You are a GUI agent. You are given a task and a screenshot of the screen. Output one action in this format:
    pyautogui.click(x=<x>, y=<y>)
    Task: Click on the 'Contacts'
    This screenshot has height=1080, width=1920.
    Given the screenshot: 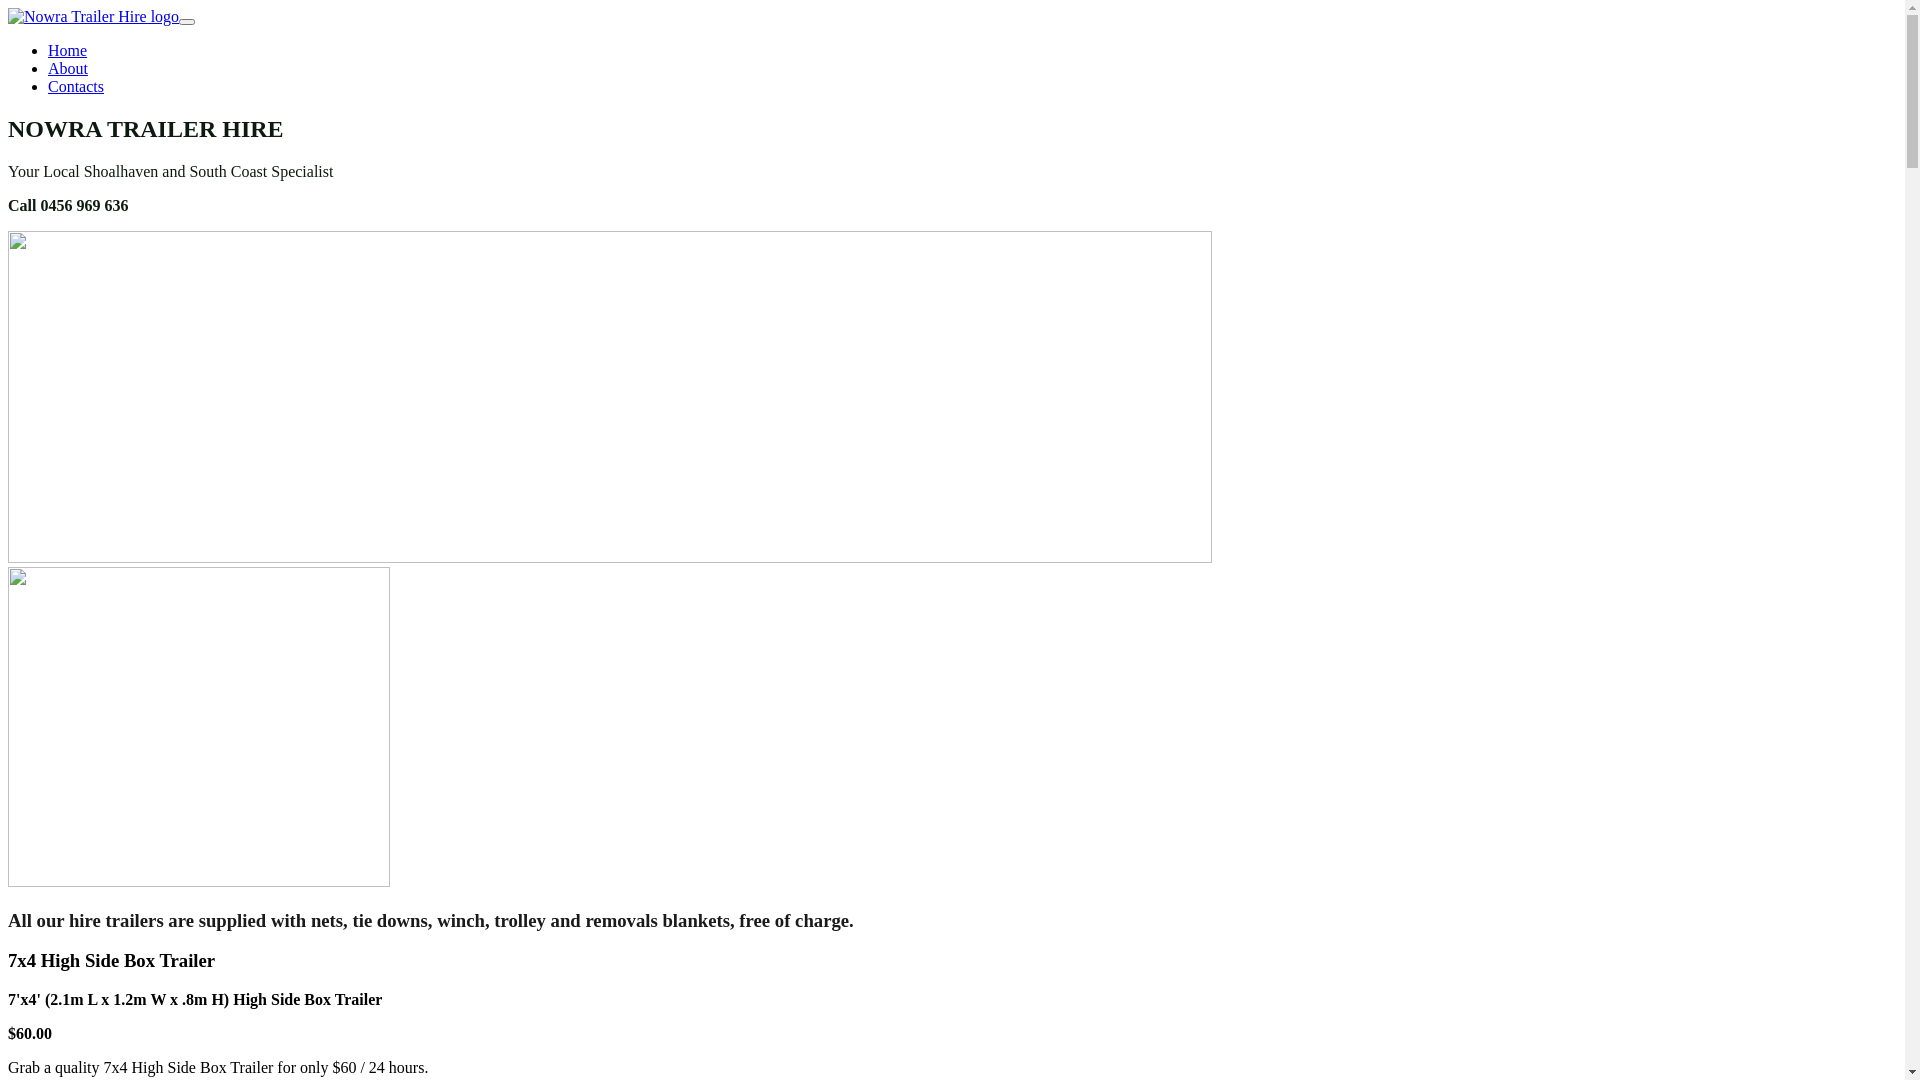 What is the action you would take?
    pyautogui.click(x=76, y=85)
    